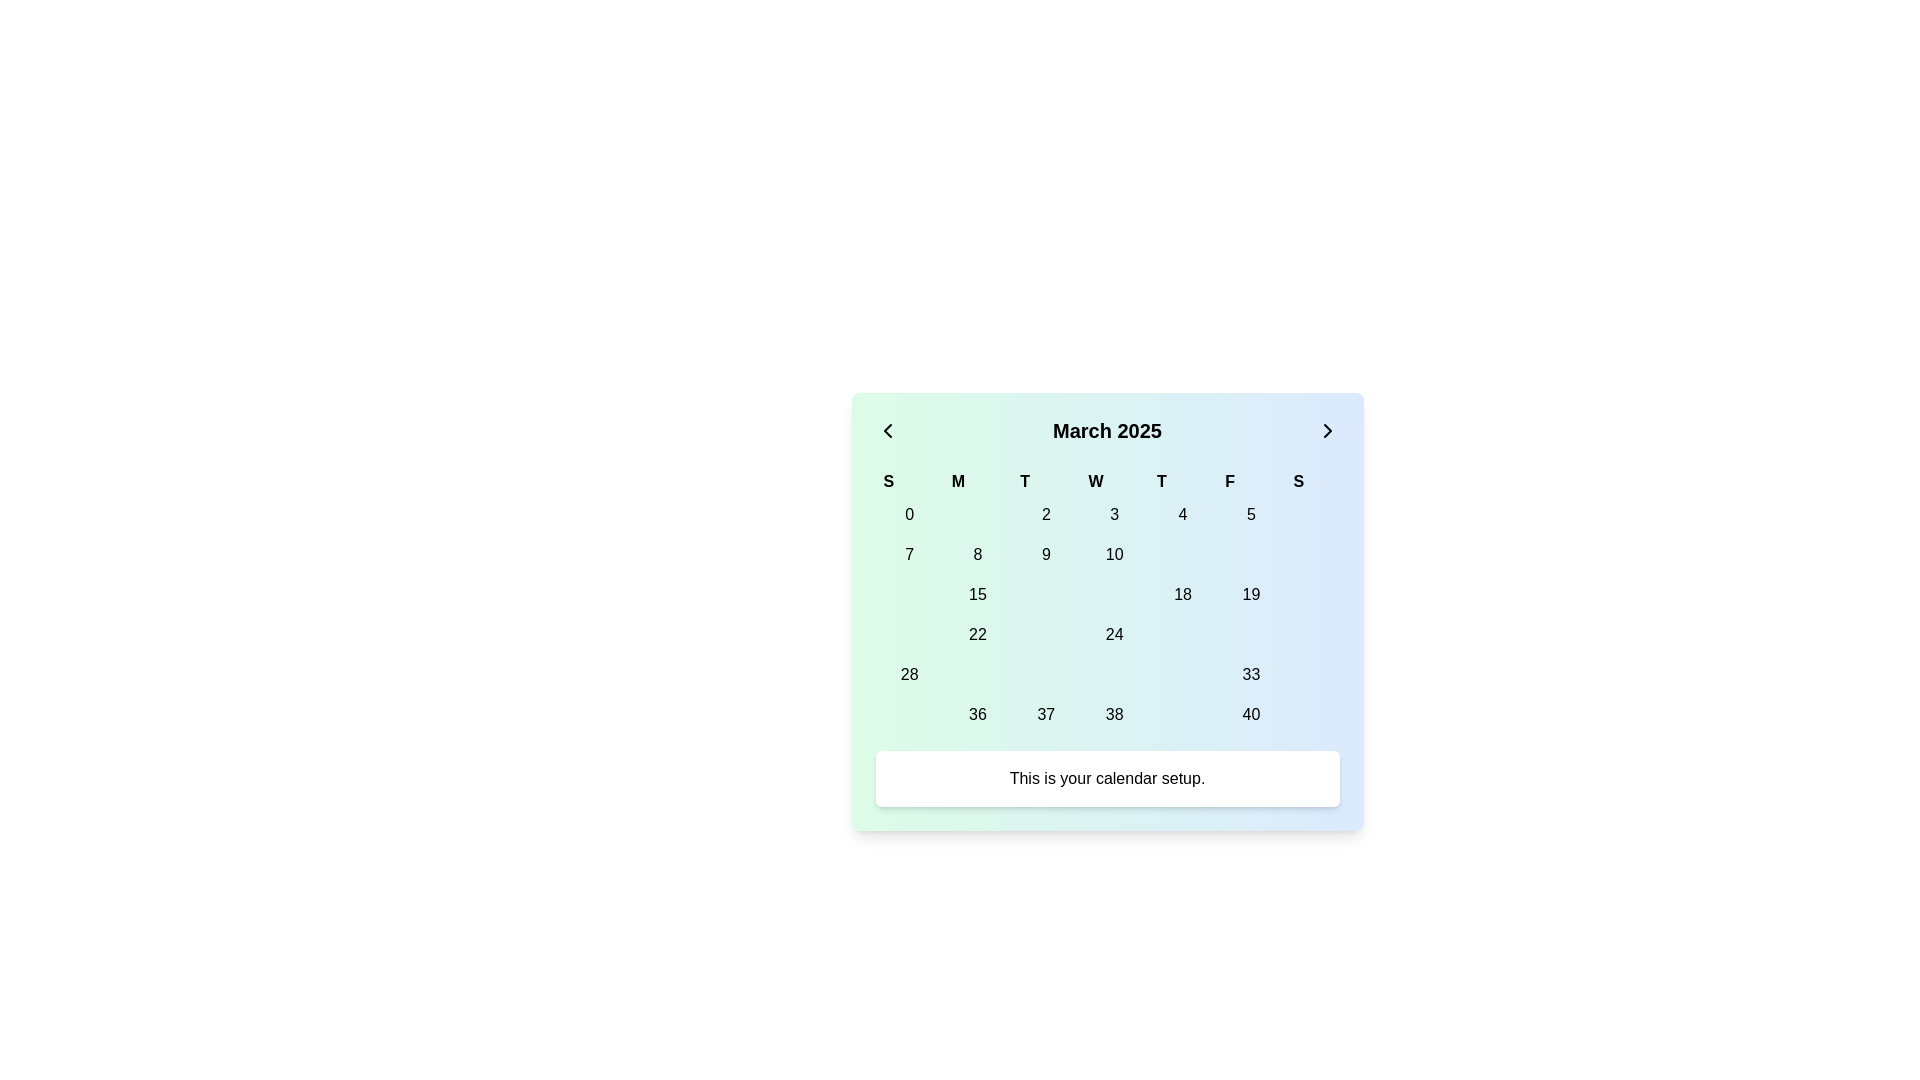  I want to click on the visual representation of the small, circular, black dot icon located at the first position in its row within the calendar or schedule interface, so click(908, 593).